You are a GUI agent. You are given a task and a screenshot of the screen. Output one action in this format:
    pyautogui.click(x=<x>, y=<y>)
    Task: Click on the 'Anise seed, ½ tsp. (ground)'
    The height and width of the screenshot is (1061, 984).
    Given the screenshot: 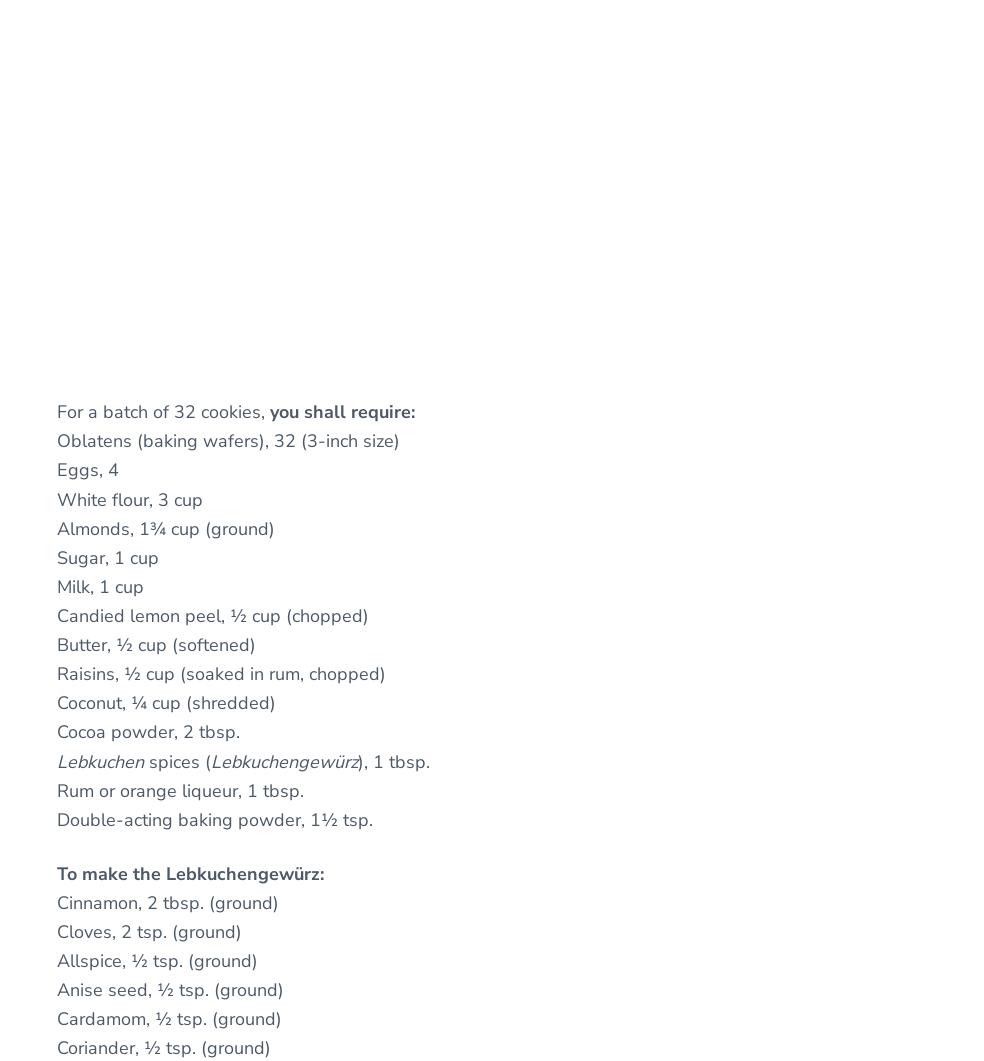 What is the action you would take?
    pyautogui.click(x=170, y=989)
    